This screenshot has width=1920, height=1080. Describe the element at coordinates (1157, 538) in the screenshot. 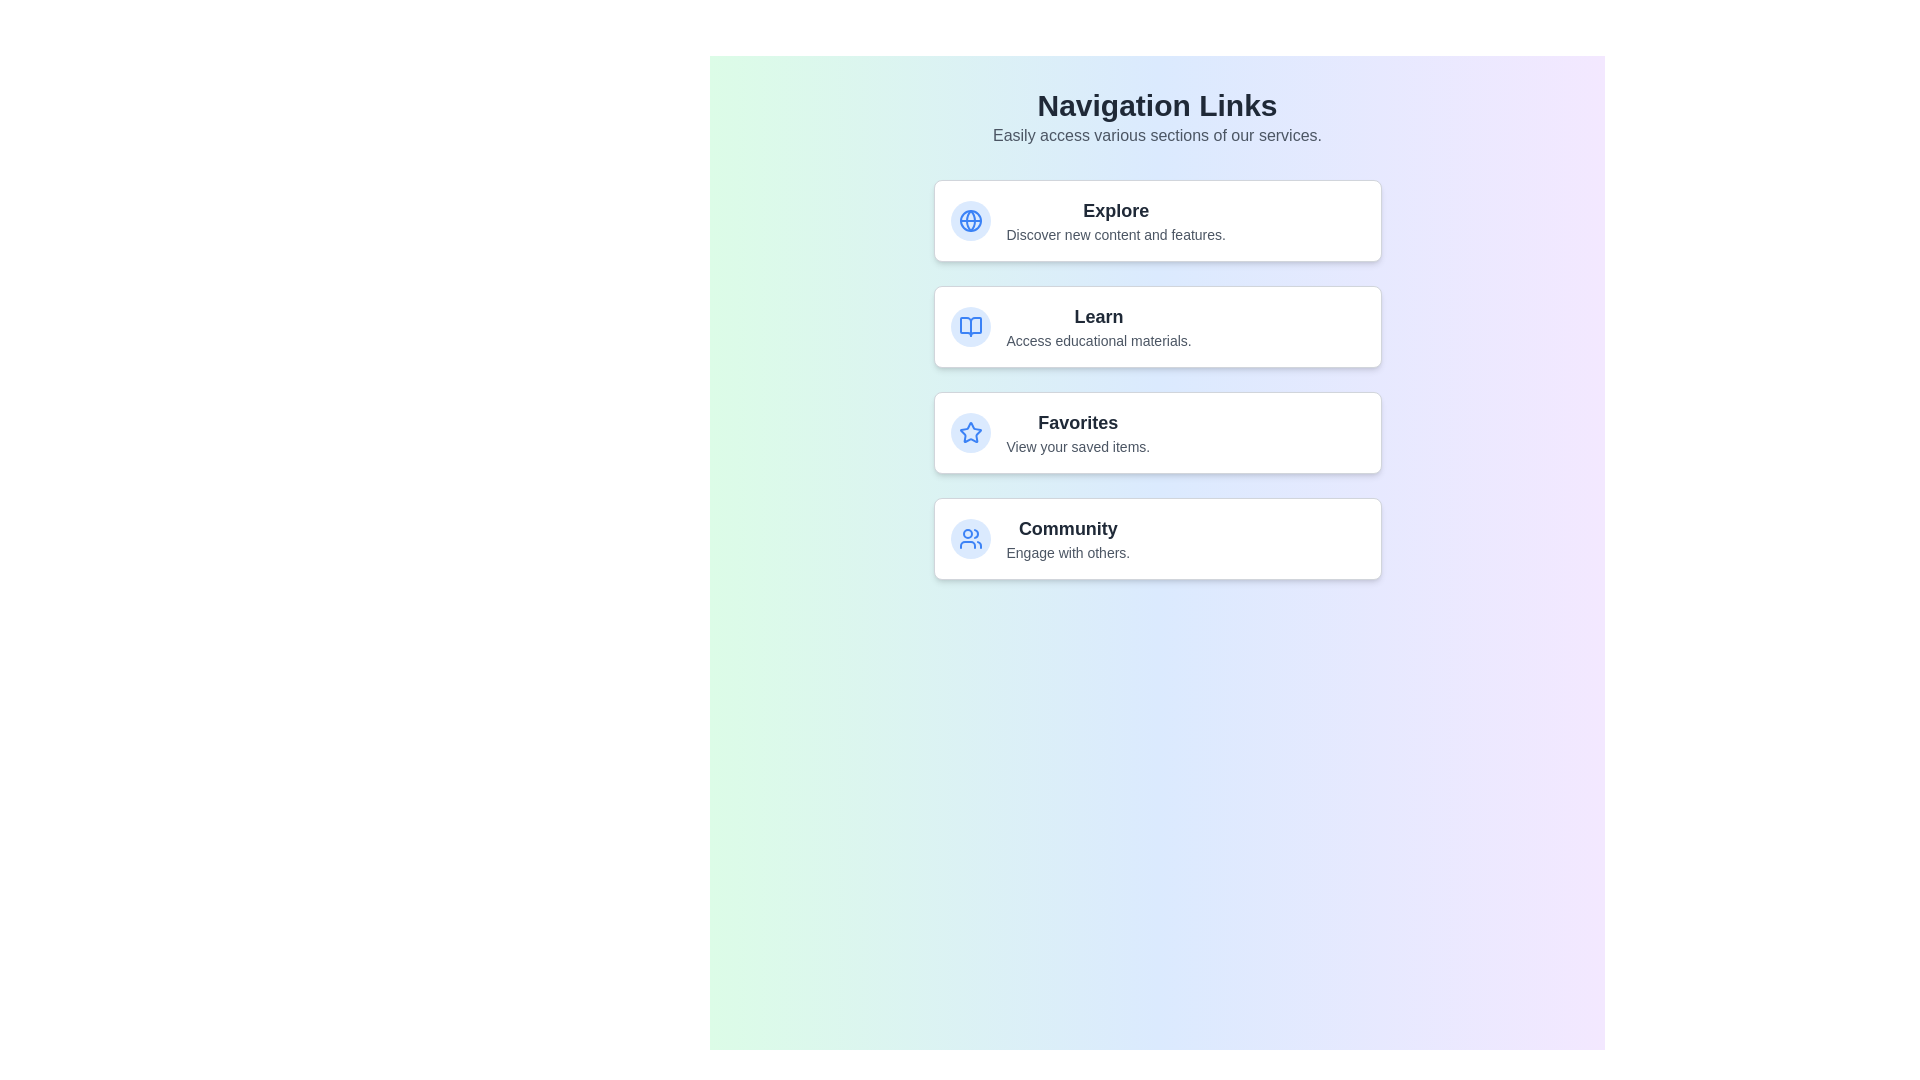

I see `the 'Community' navigation card located beneath the 'Favorites' card in the grid of navigation links` at that location.